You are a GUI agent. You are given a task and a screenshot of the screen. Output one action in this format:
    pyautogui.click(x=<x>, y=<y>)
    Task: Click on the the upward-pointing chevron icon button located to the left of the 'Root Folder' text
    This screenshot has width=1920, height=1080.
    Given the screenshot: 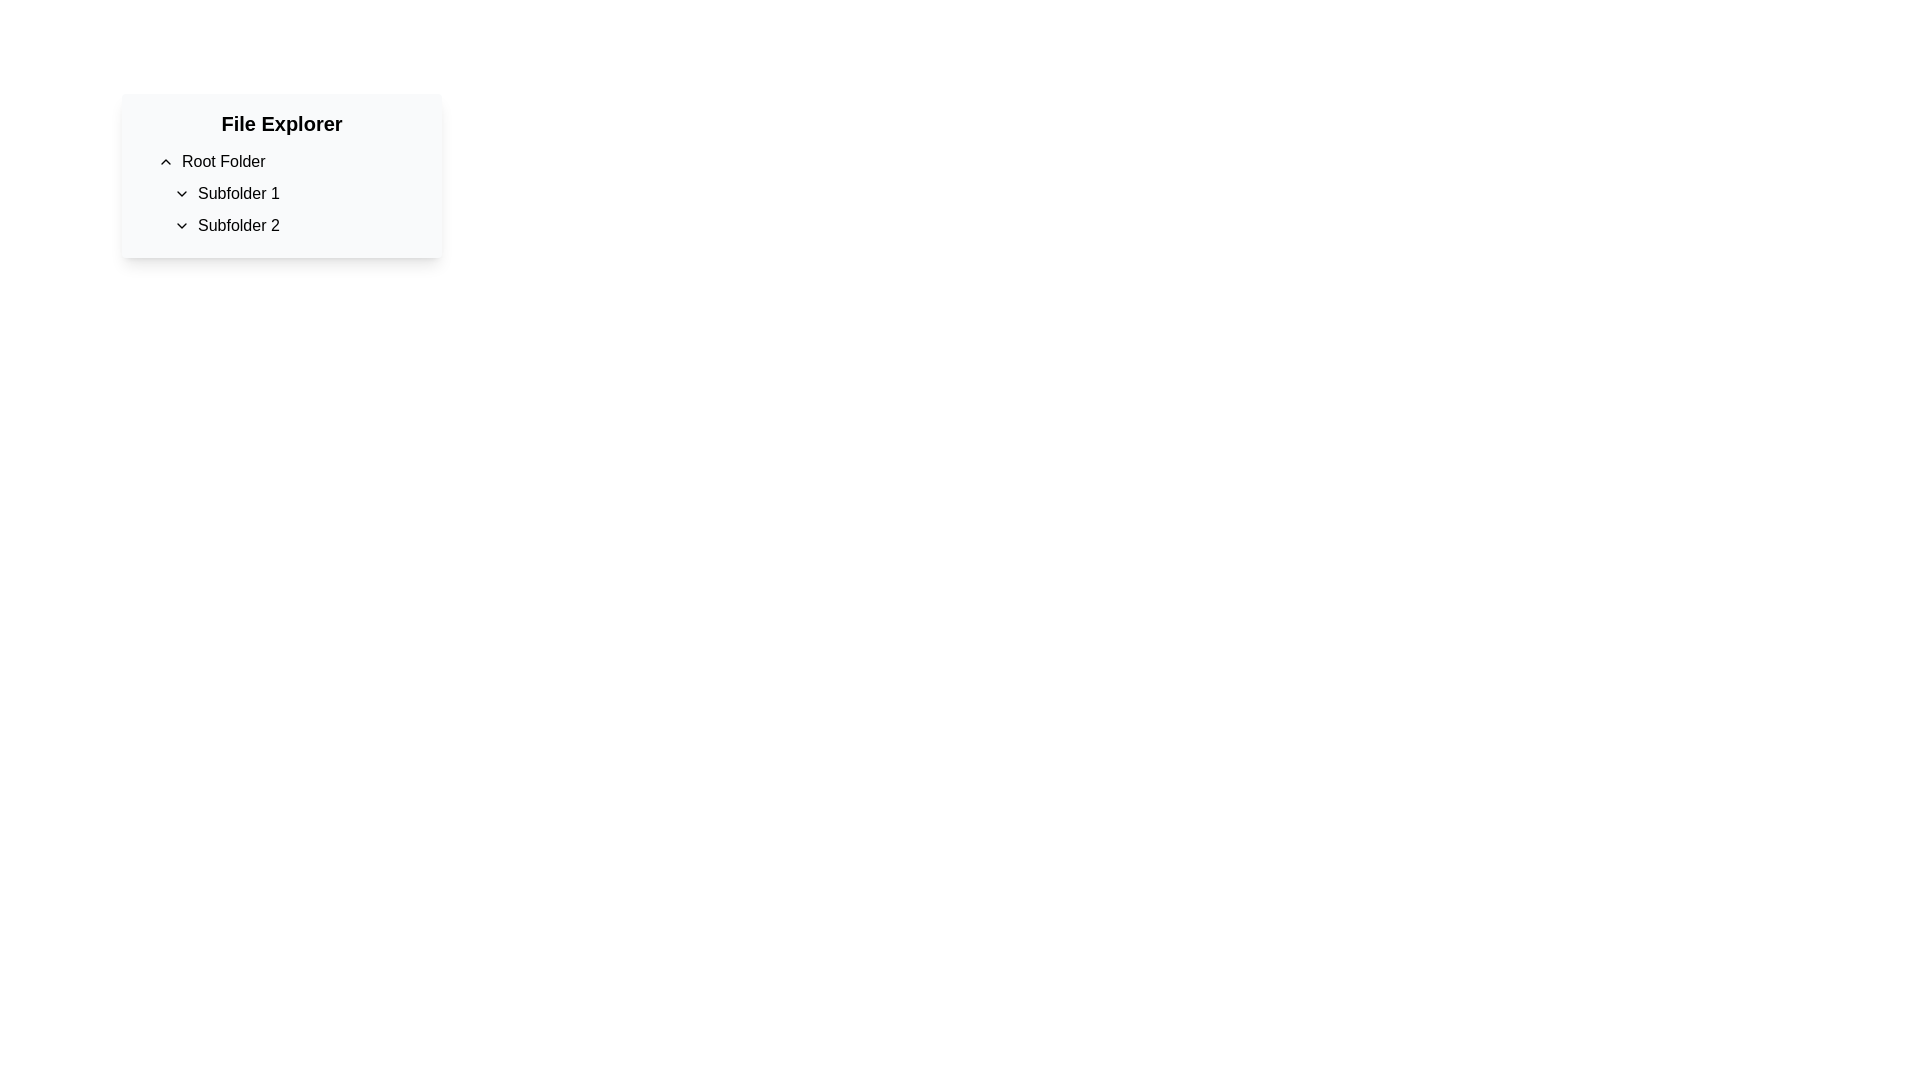 What is the action you would take?
    pyautogui.click(x=166, y=161)
    